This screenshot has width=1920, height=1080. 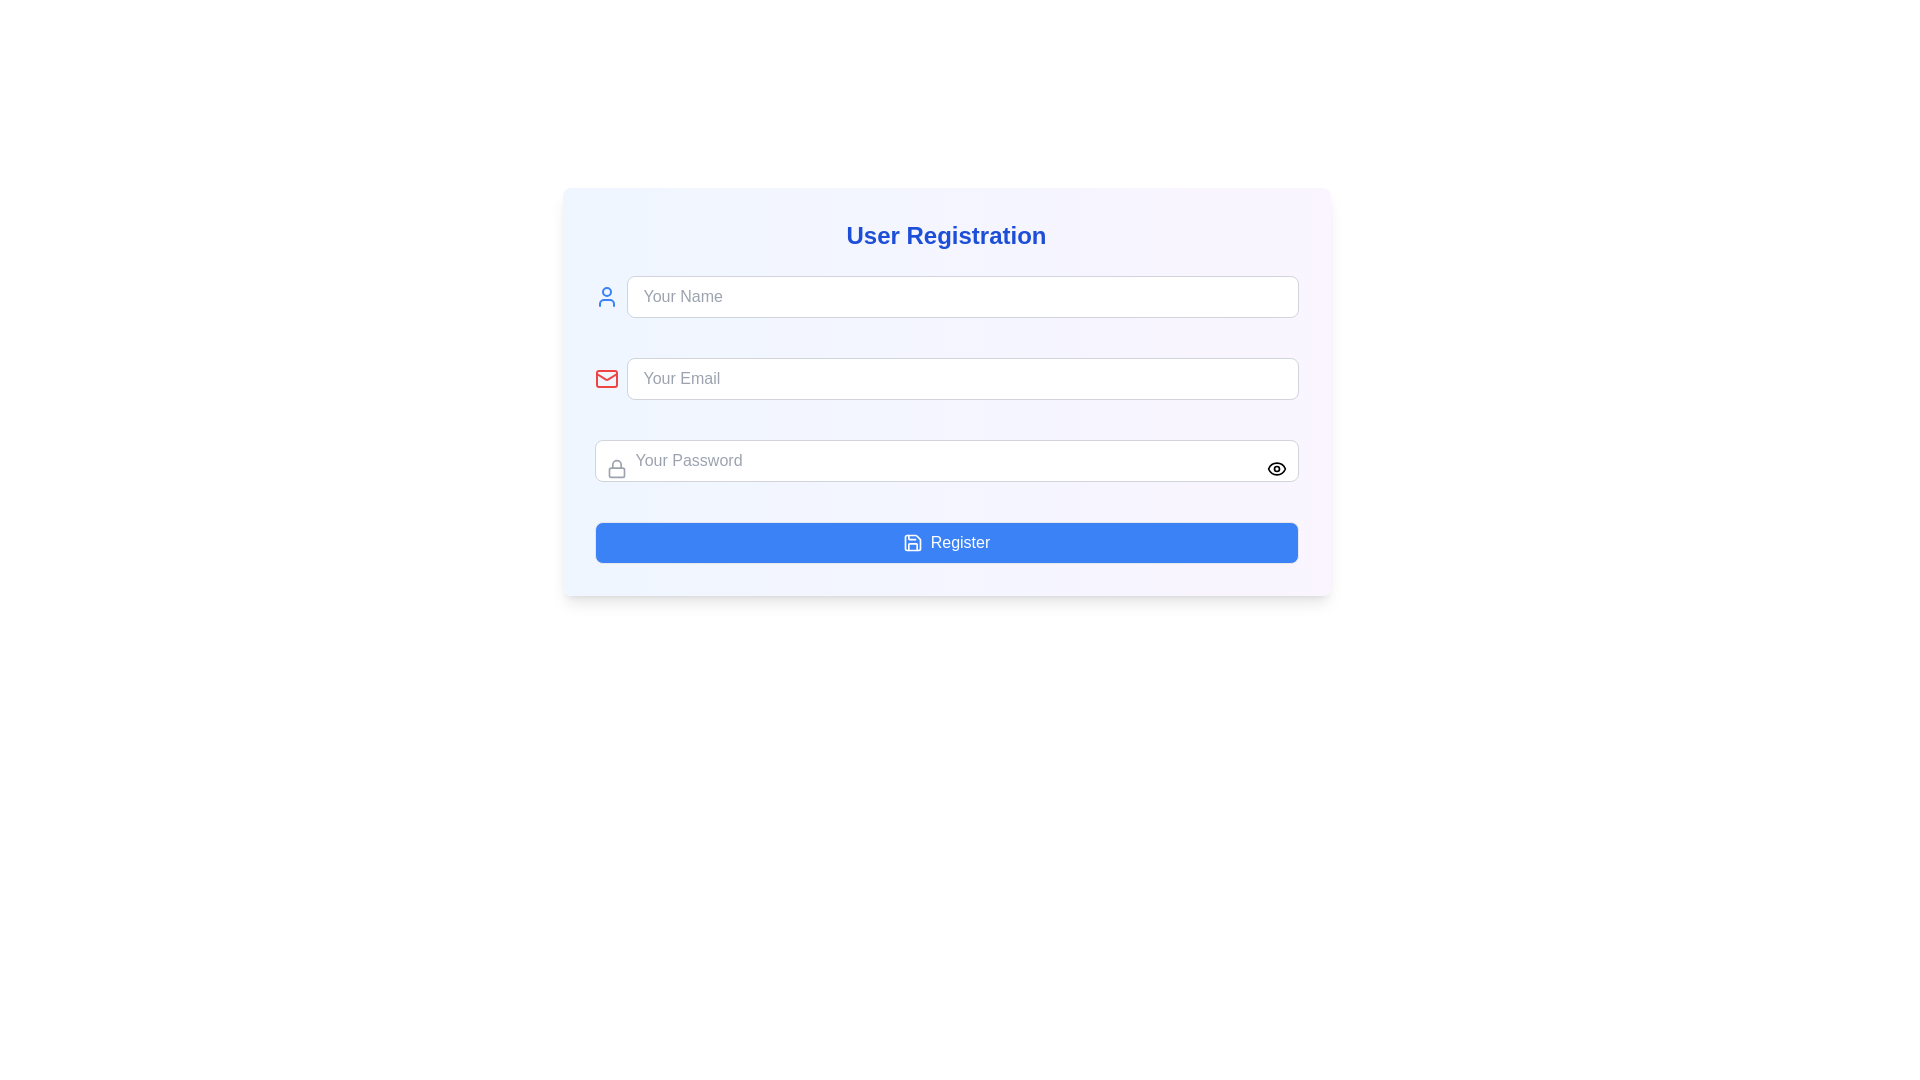 I want to click on the mail icon background element, which serves as the main rectangular base adjacent to the 'Your Email' input field label, so click(x=605, y=378).